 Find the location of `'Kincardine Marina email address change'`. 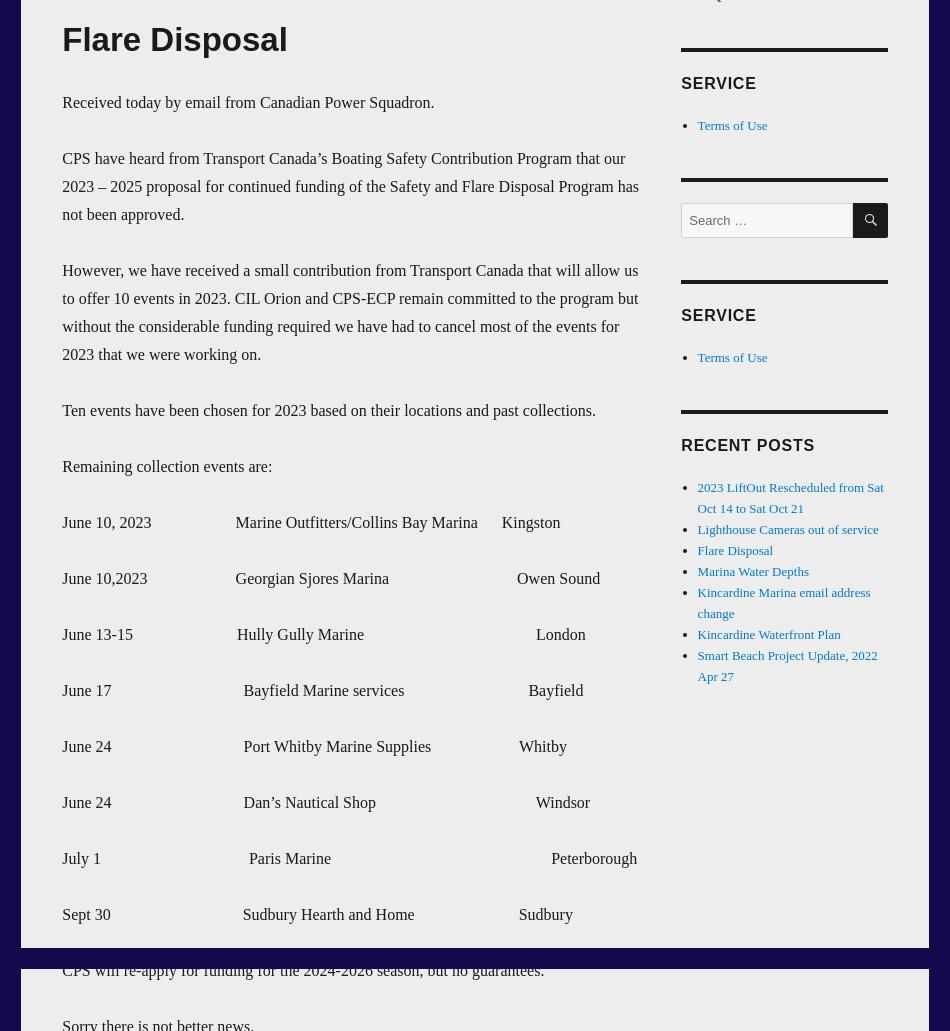

'Kincardine Marina email address change' is located at coordinates (697, 602).